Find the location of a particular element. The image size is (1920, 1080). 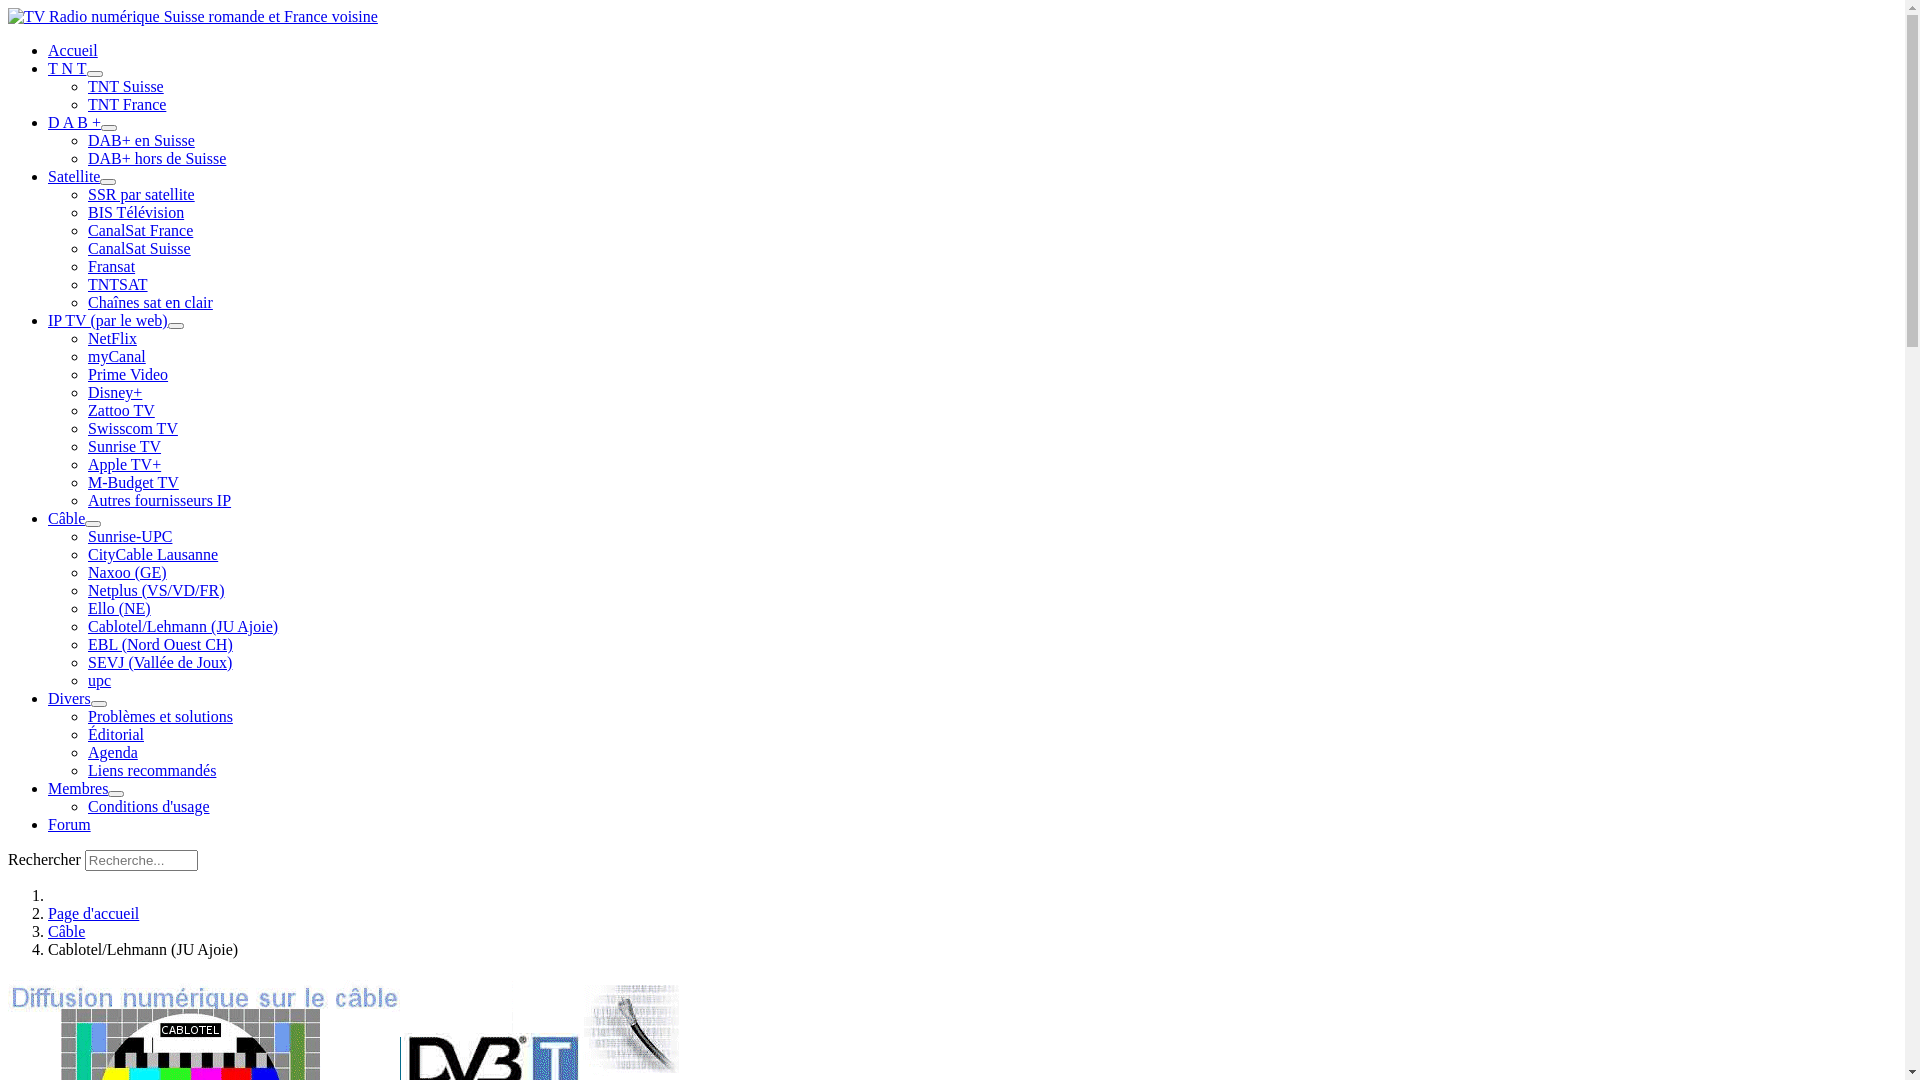

'M-Budget TV' is located at coordinates (132, 482).